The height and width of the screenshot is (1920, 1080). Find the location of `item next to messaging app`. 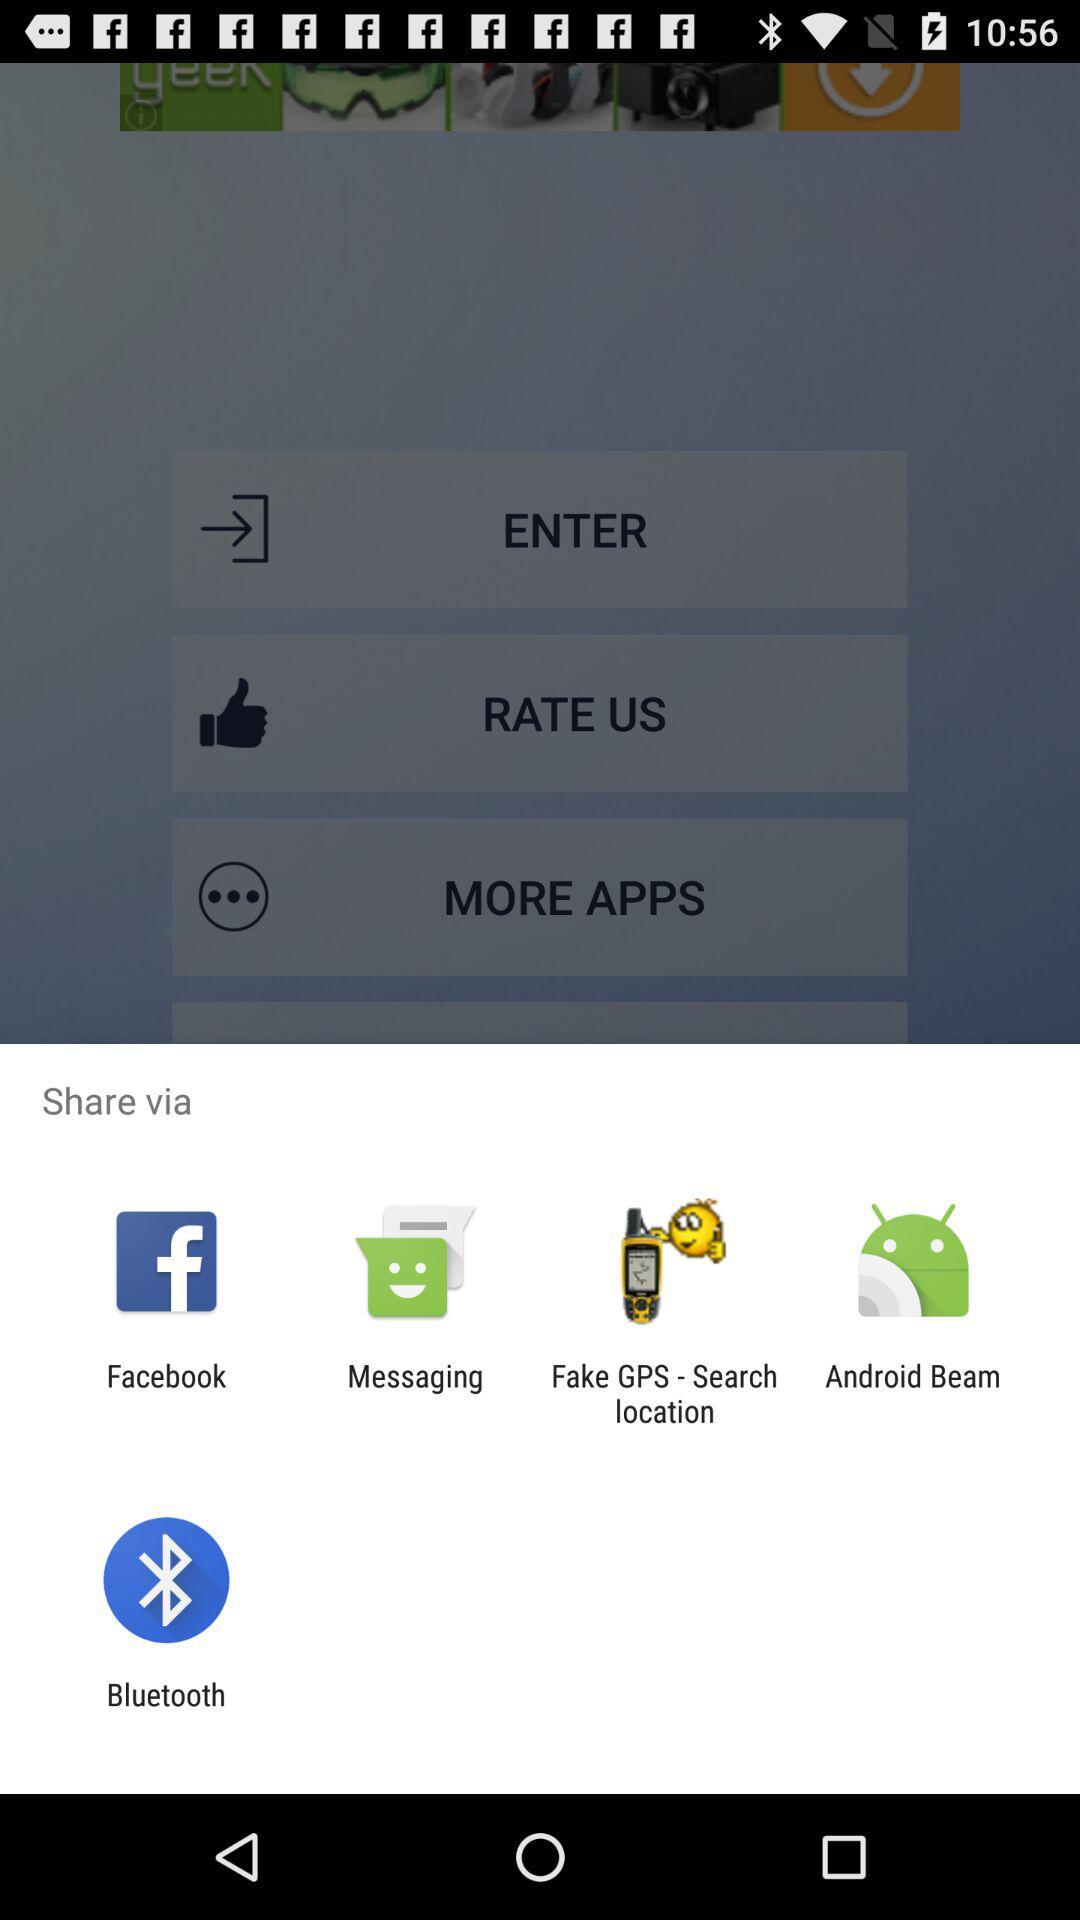

item next to messaging app is located at coordinates (664, 1392).